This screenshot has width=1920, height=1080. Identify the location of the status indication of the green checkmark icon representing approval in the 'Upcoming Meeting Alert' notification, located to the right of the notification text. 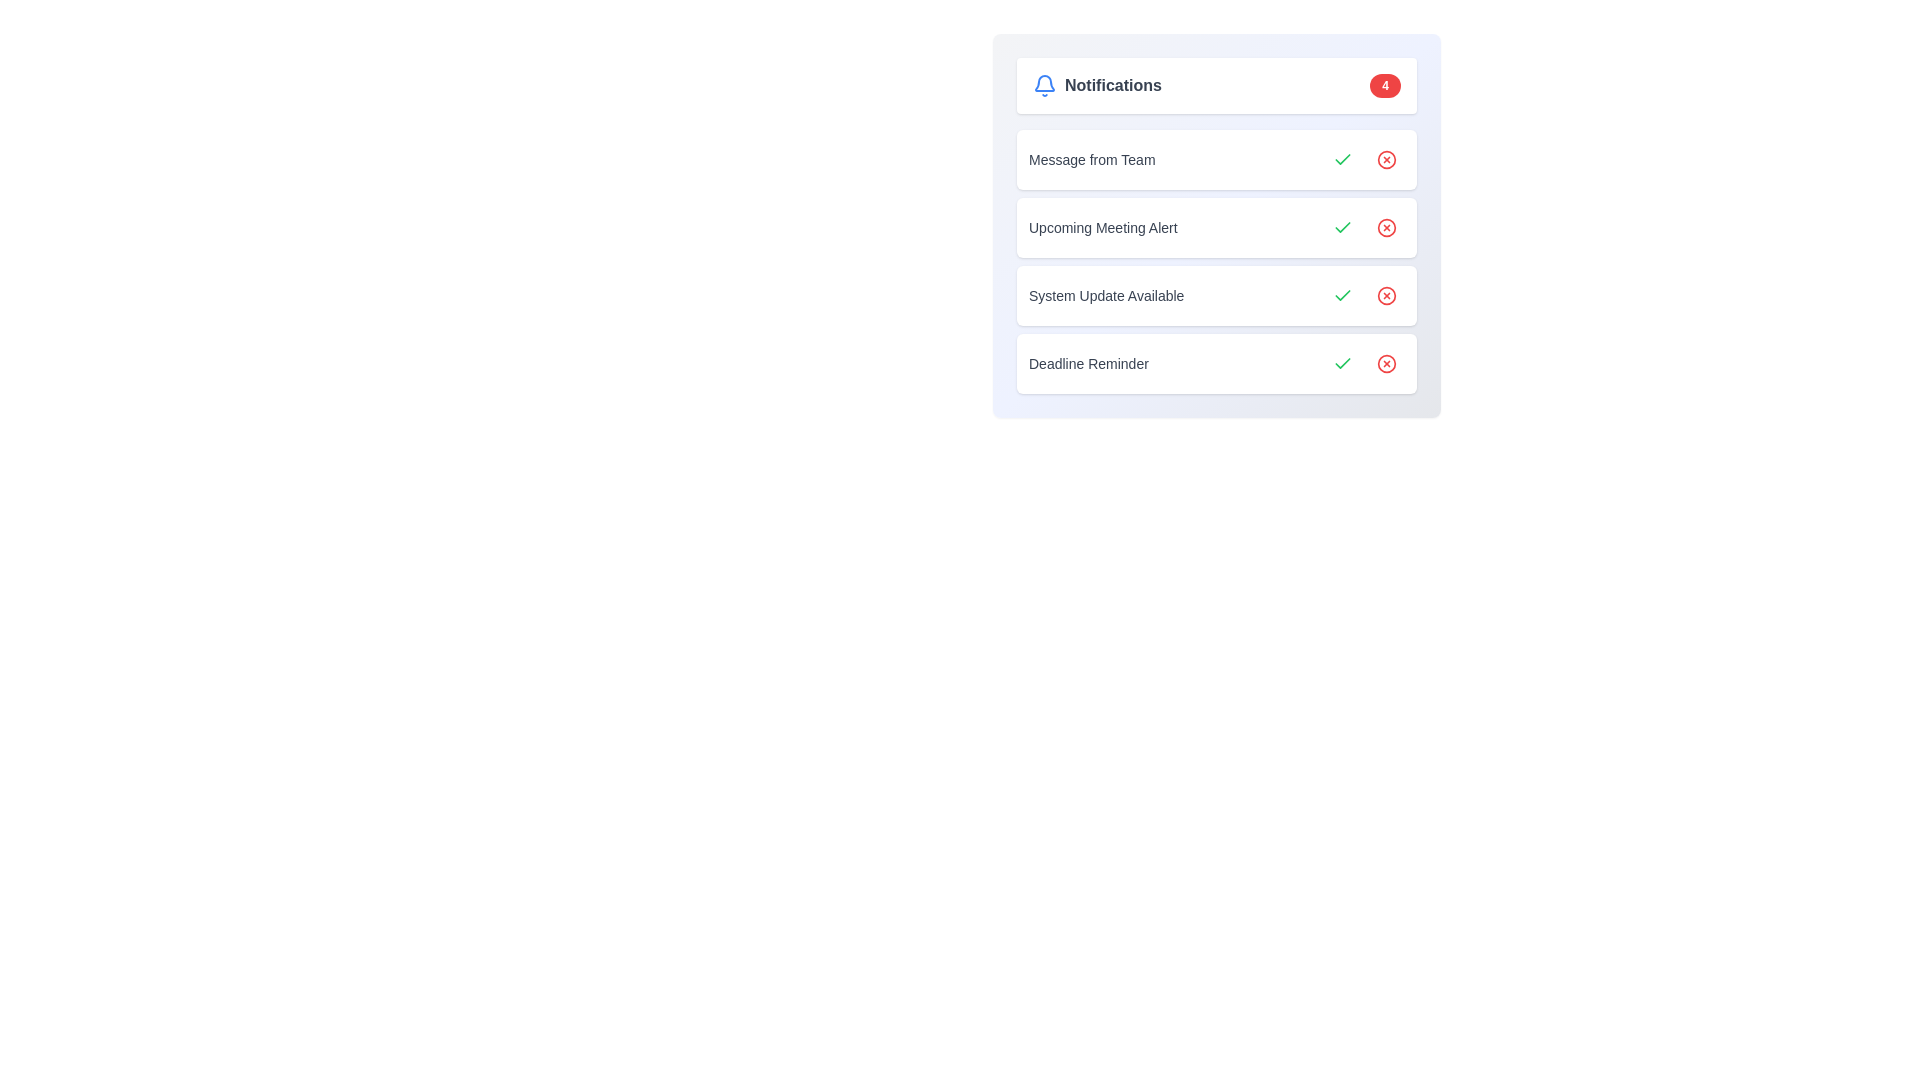
(1343, 157).